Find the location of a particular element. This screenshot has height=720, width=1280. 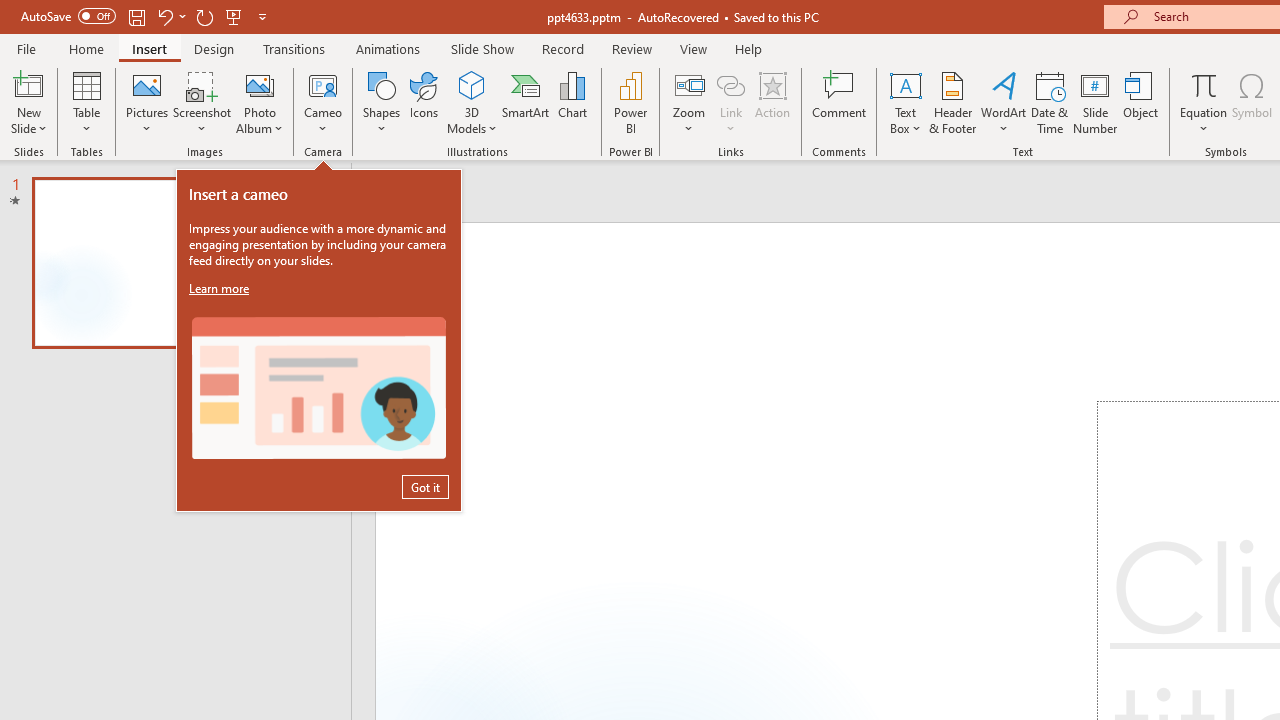

'WordArt' is located at coordinates (1004, 103).